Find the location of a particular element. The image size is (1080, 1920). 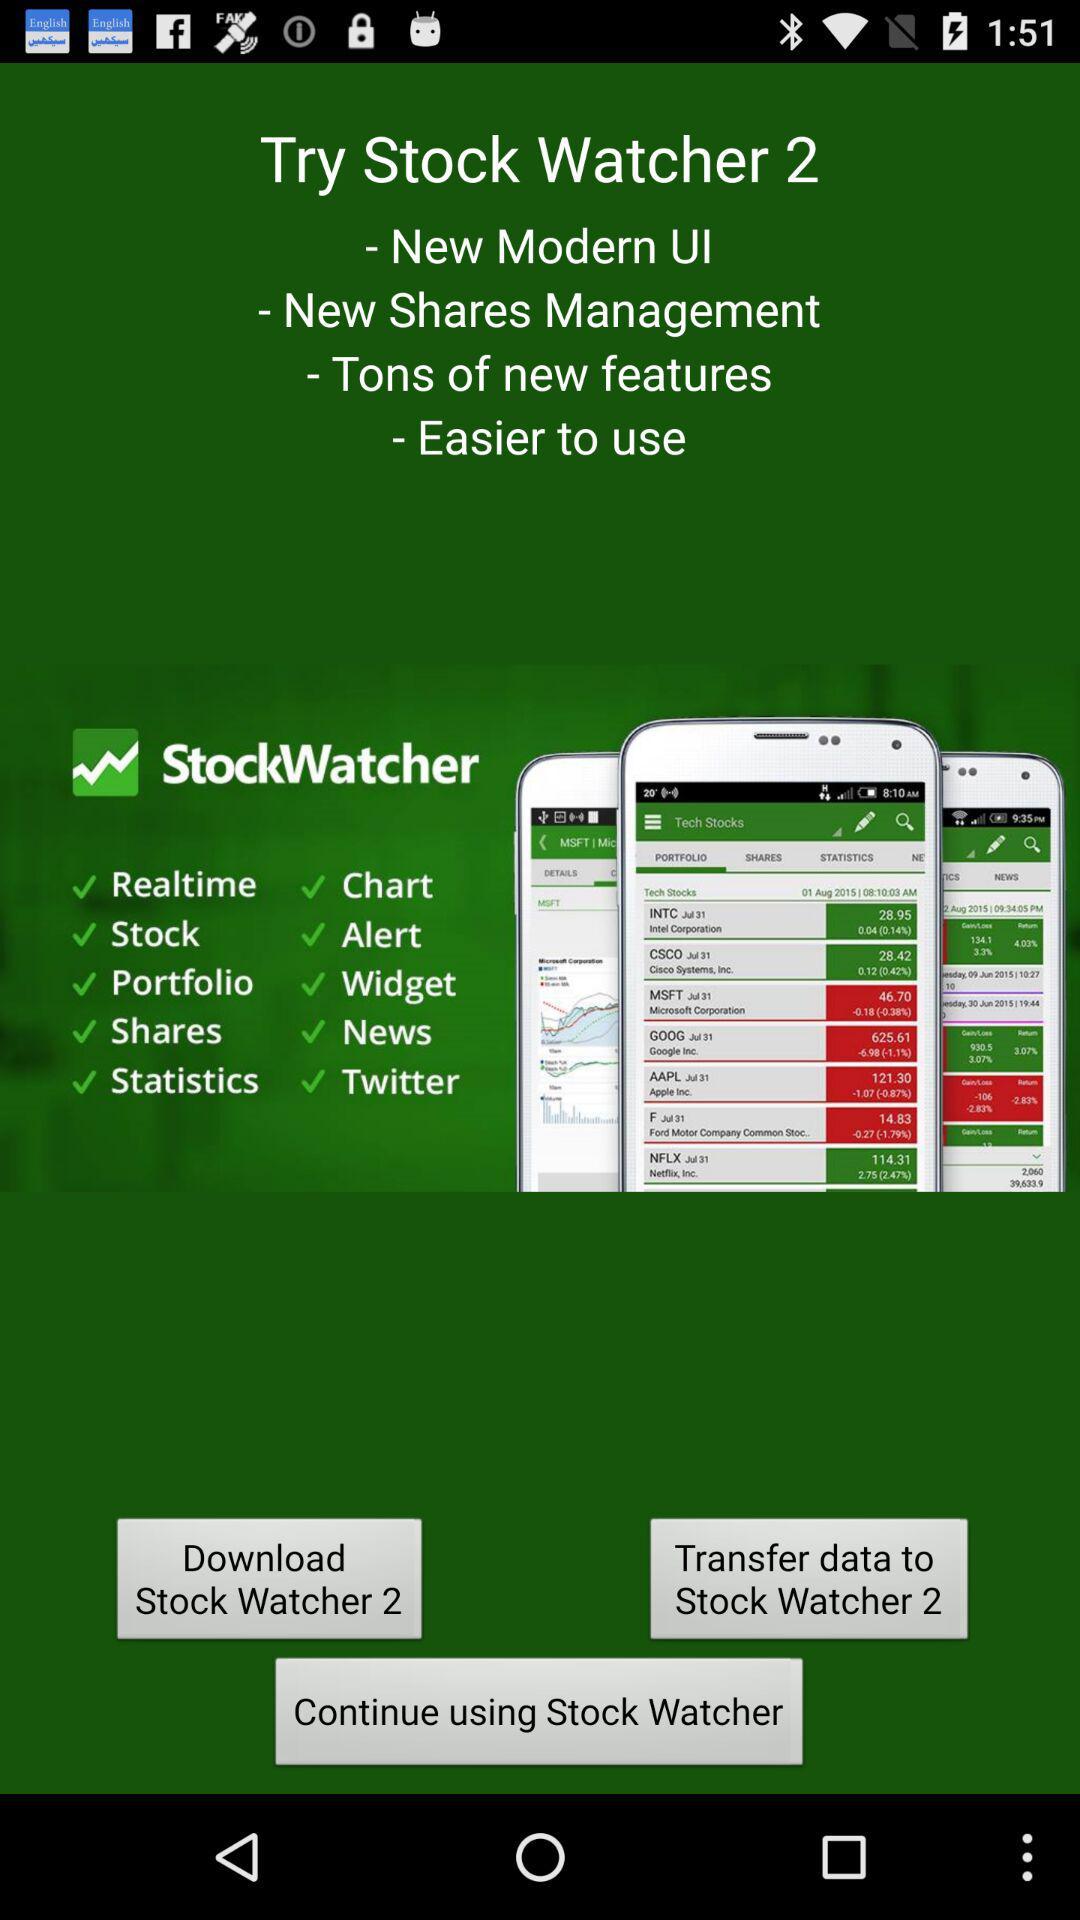

the item to the right of the download stock watcher icon is located at coordinates (808, 1583).